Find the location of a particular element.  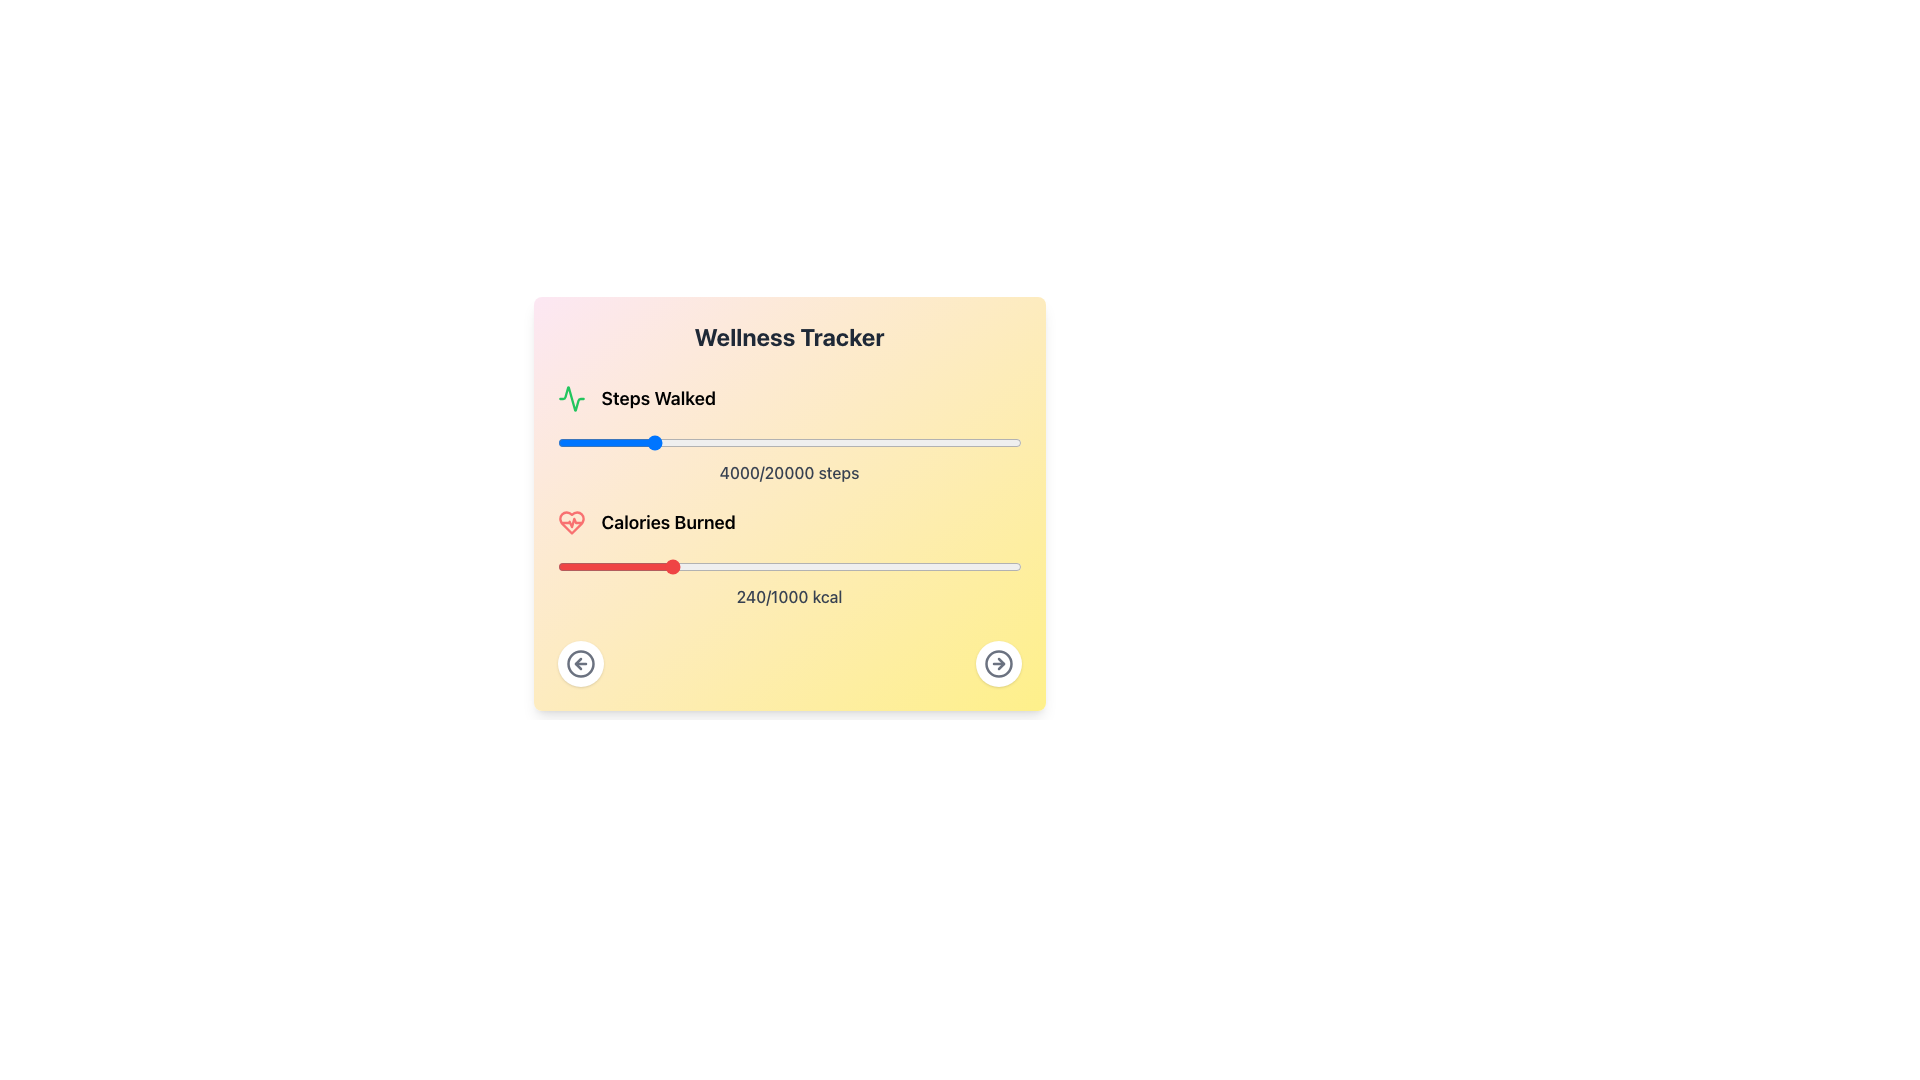

the navigational arrow icon located at the bottom-left corner of the Wellness Tracker interface, which serves as a back button is located at coordinates (576, 663).